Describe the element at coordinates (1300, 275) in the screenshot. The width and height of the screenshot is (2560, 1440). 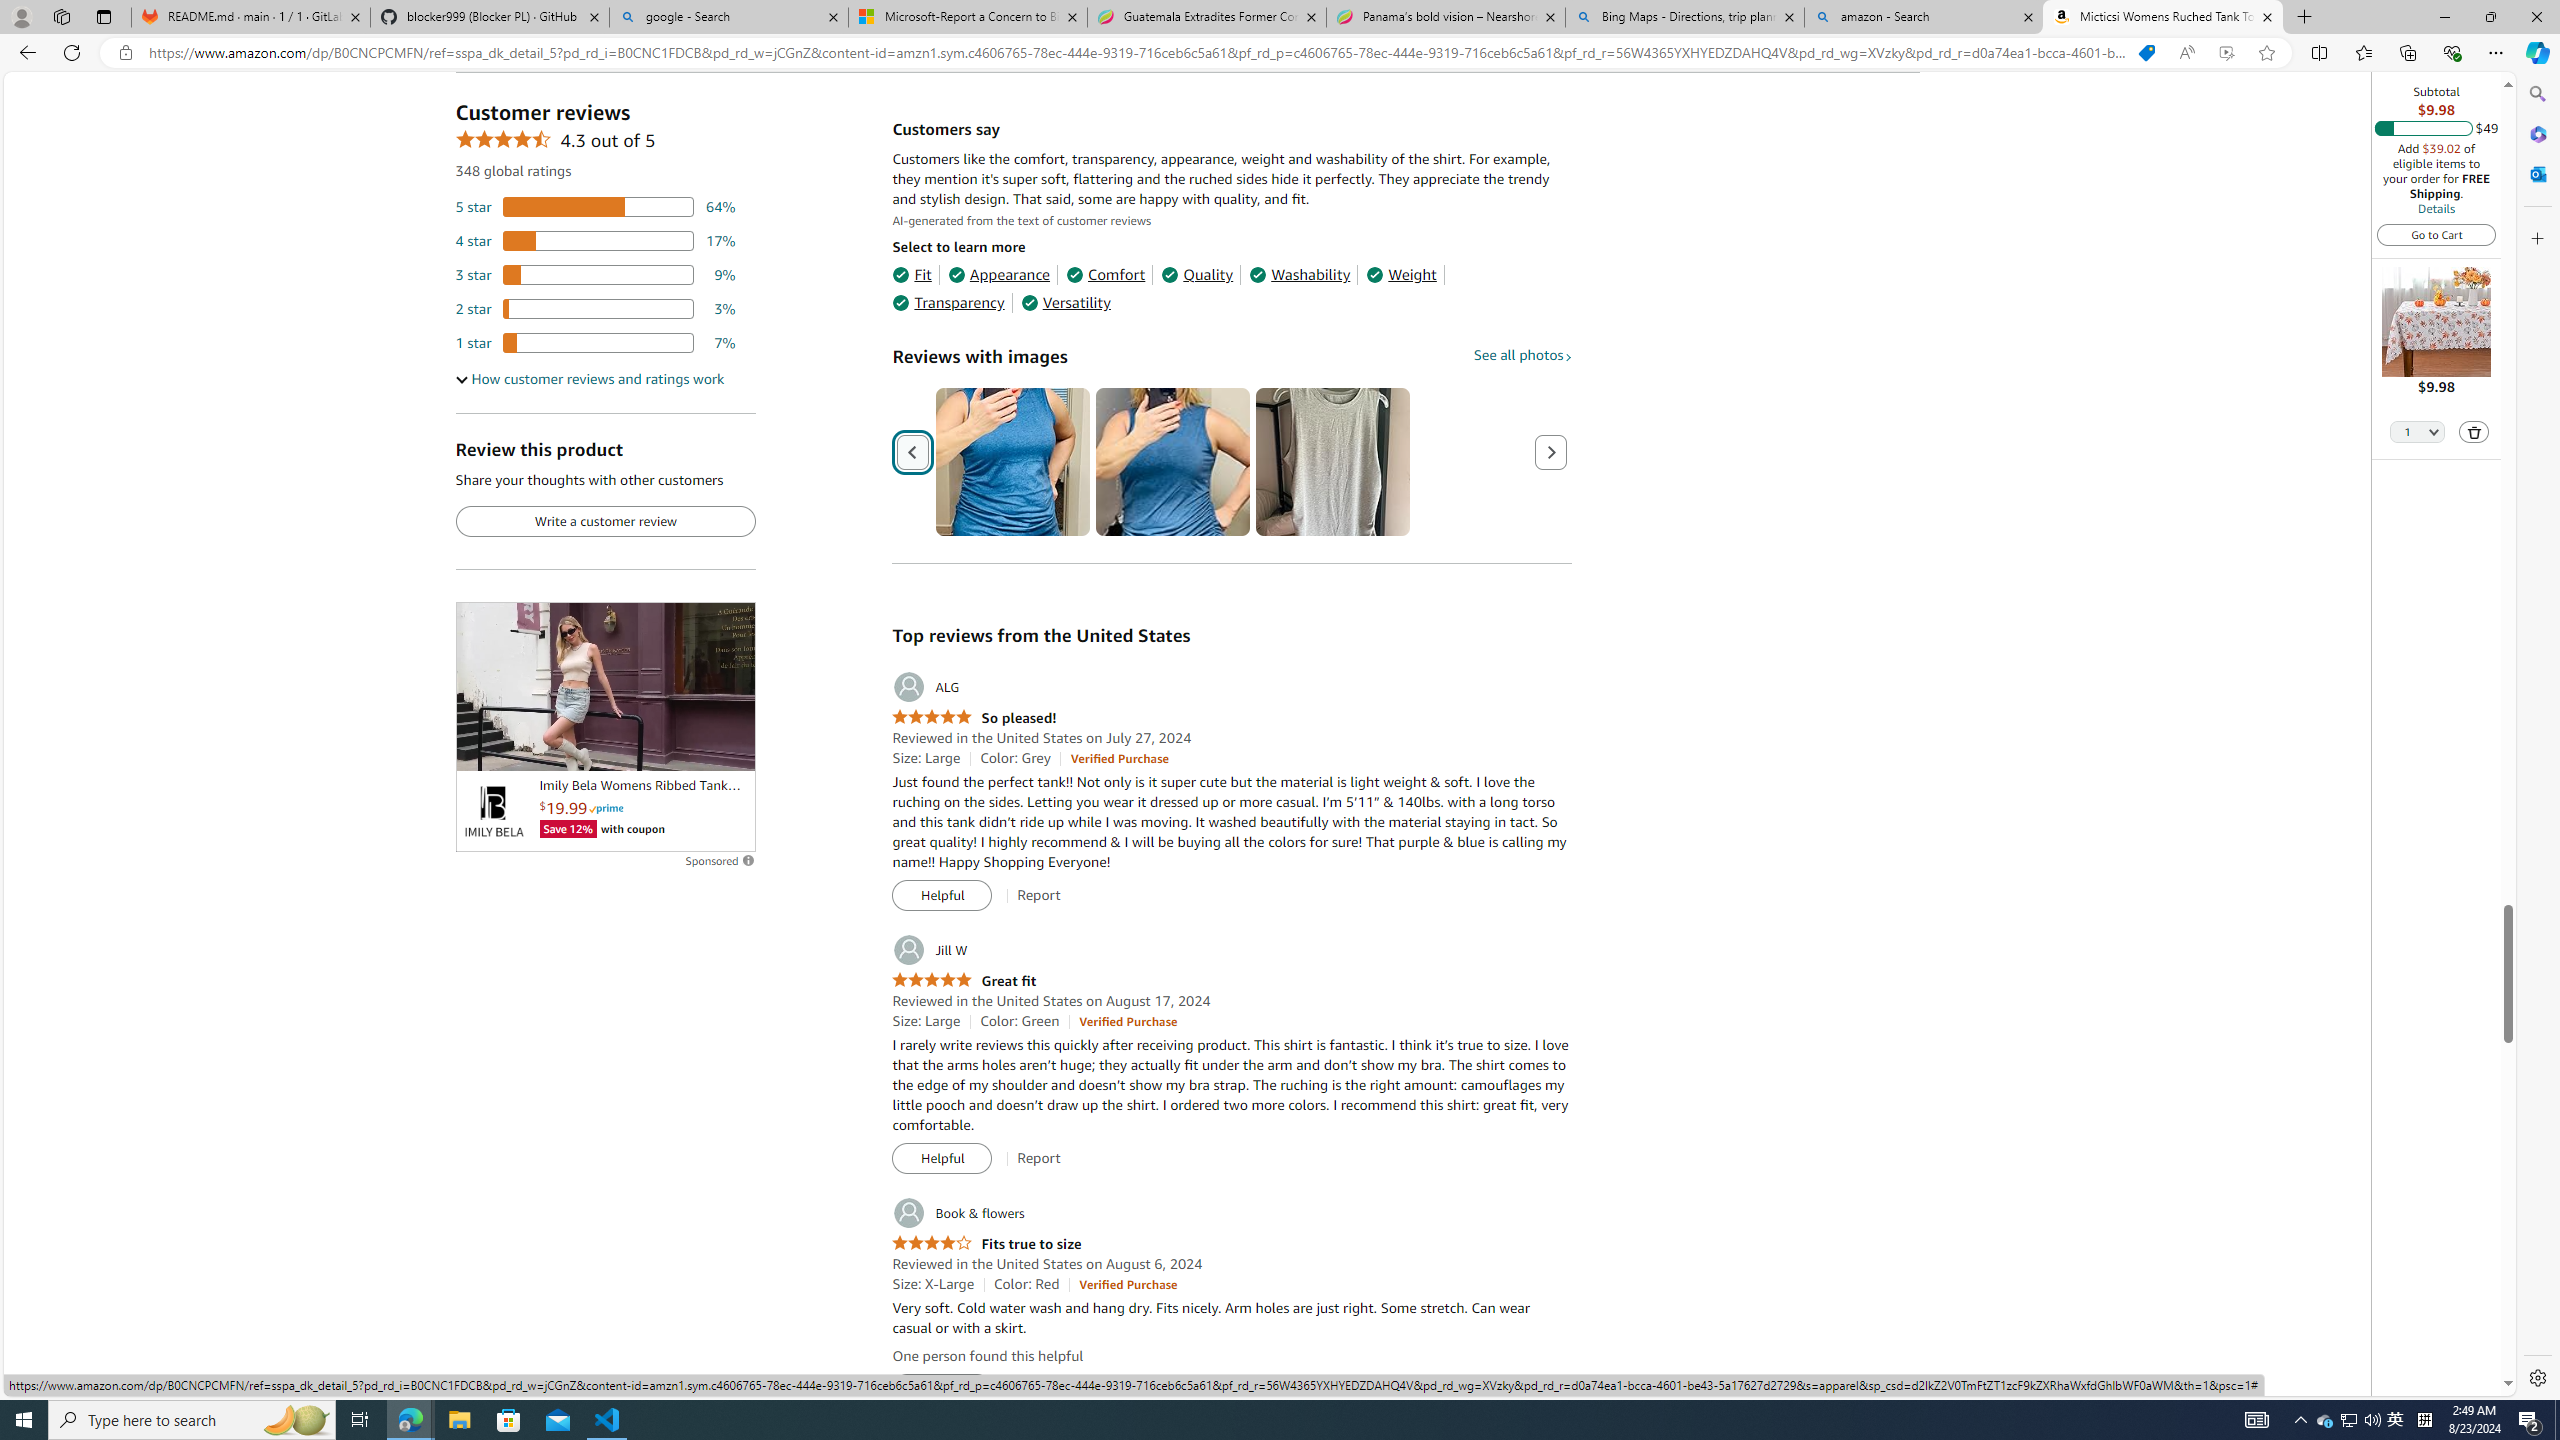
I see `'Washability'` at that location.